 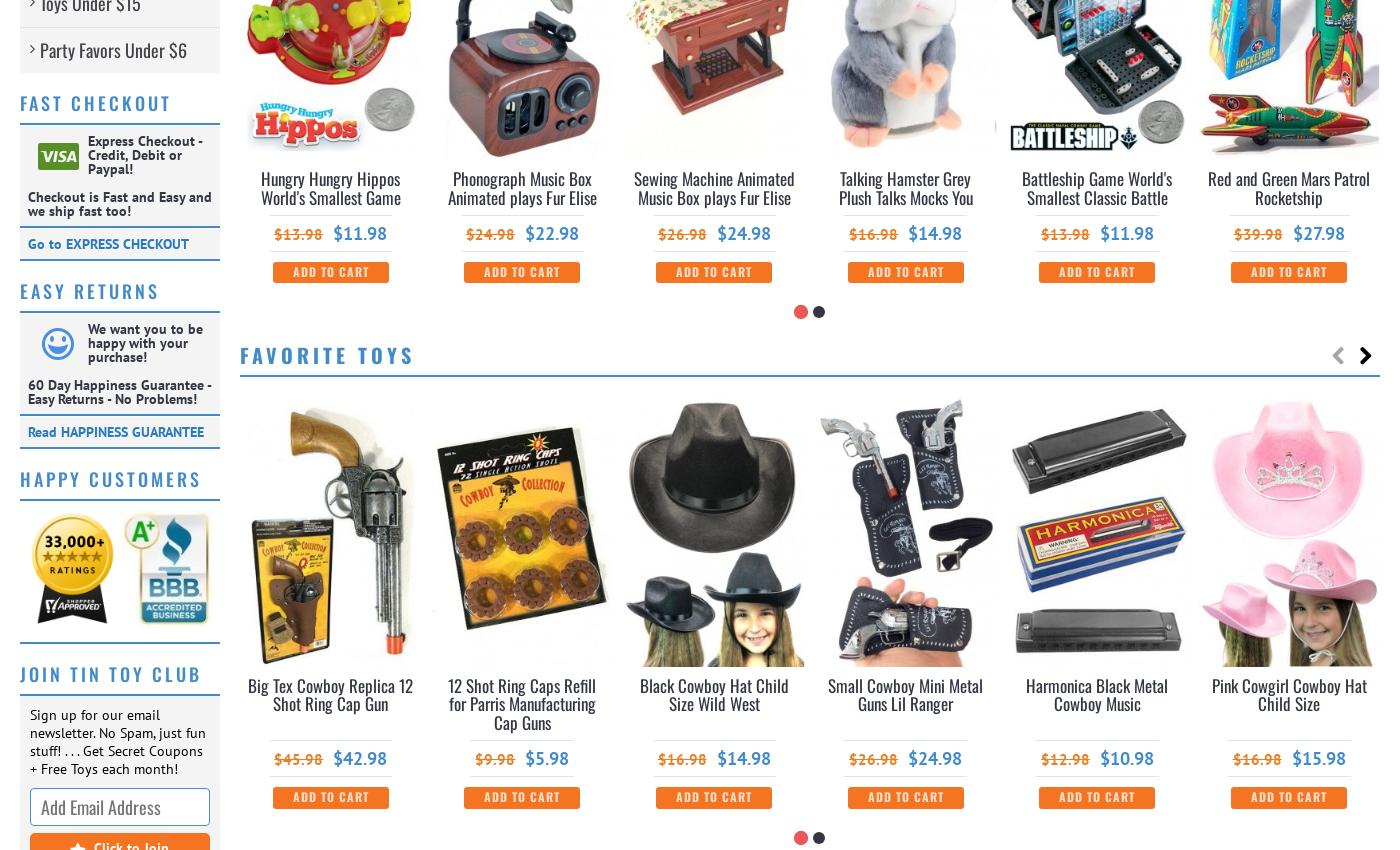 I want to click on '-15%', so click(x=1161, y=415).